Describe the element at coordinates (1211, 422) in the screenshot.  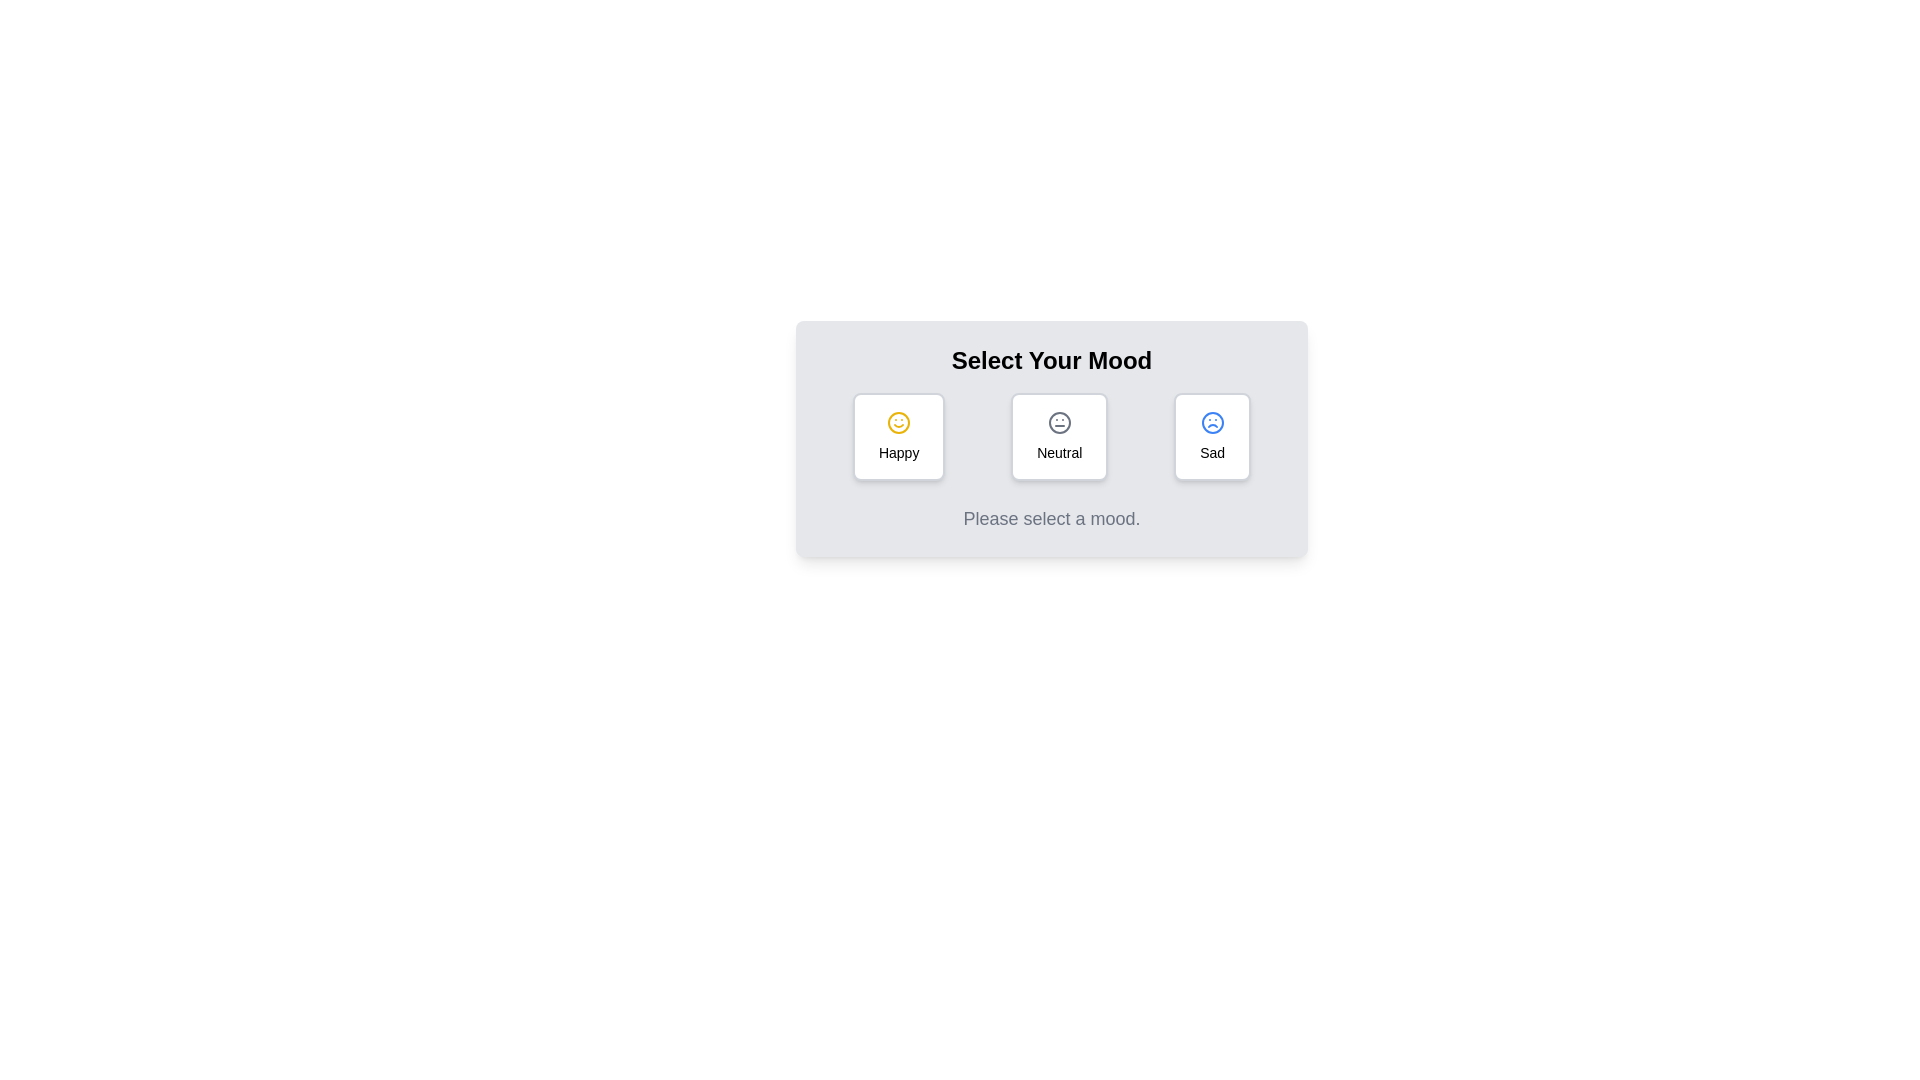
I see `the sad face icon, which is a vector graphic within a circular boundary, located inside the 'Sad' button in the 'Select Your Mood' section` at that location.